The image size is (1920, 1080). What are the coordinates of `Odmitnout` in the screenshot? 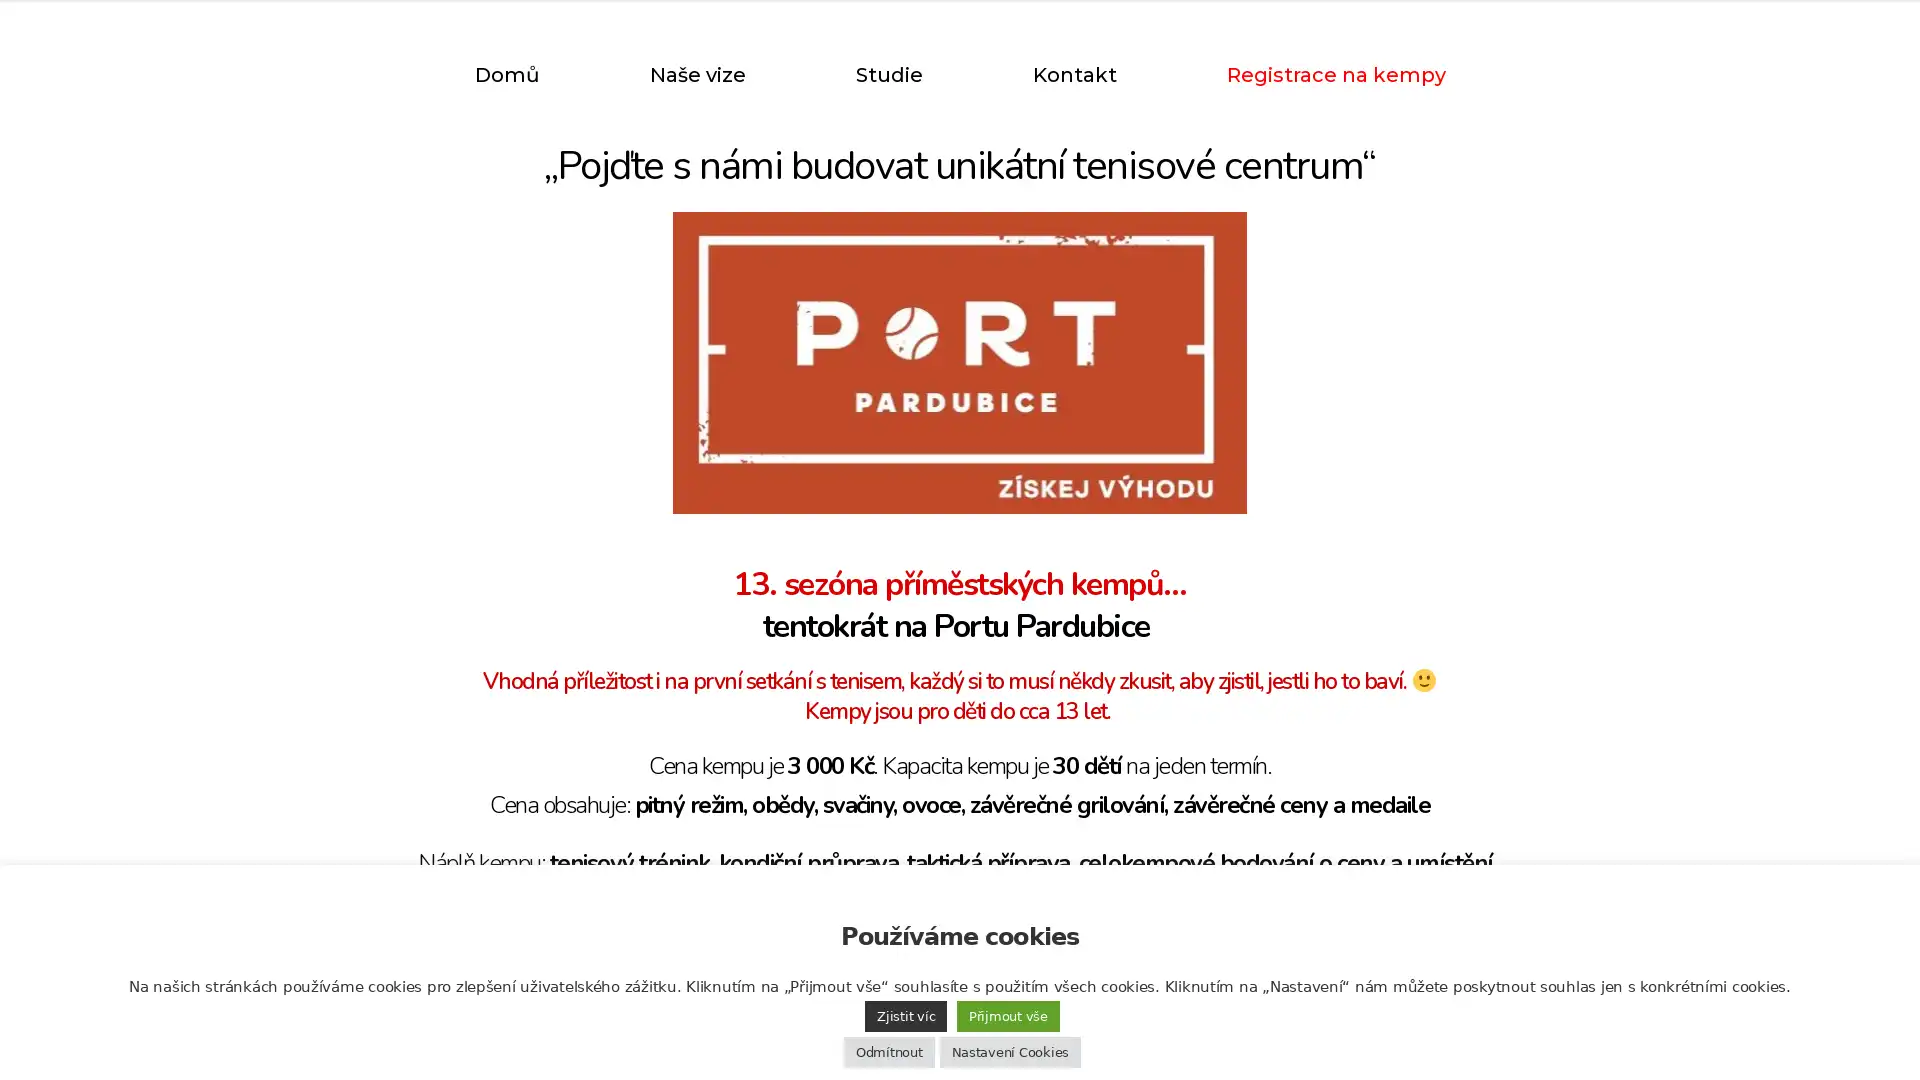 It's located at (887, 1051).